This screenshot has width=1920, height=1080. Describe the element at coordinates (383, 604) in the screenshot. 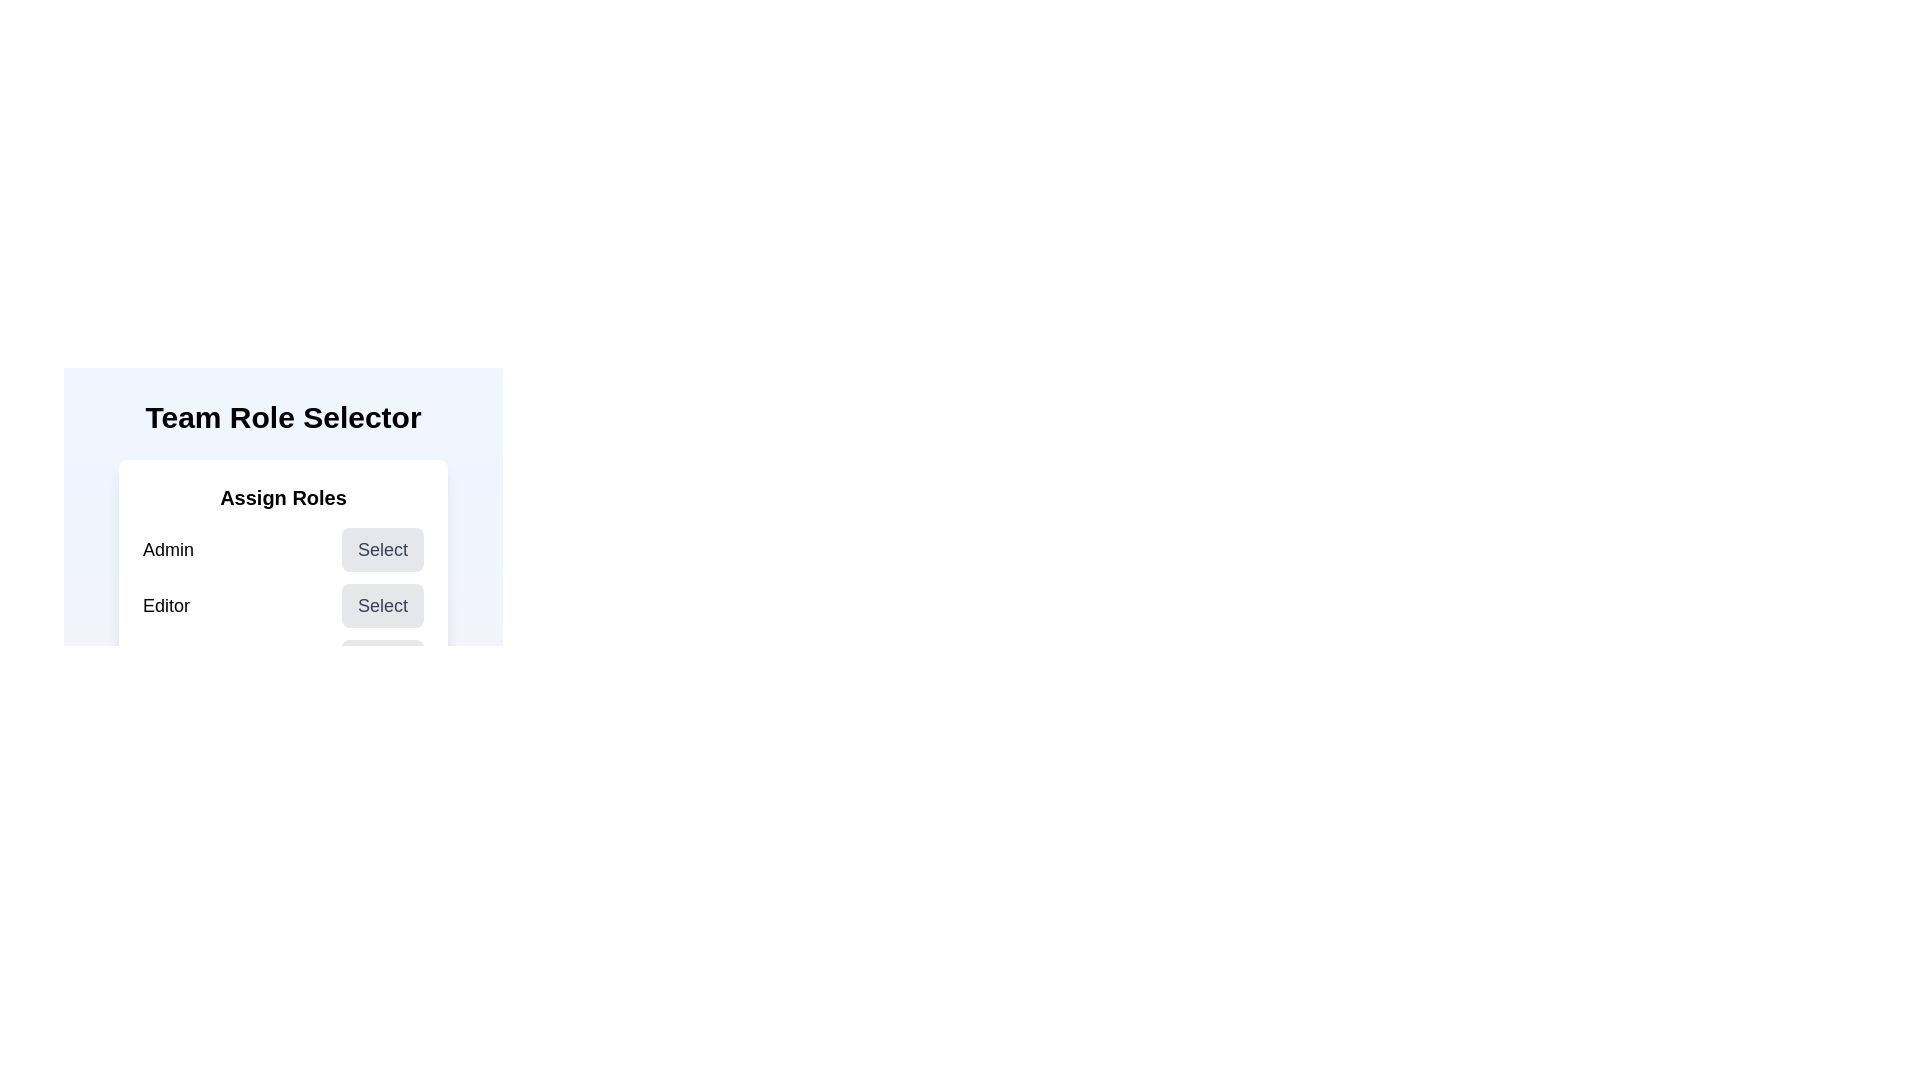

I see `'Select' button next to the role Editor` at that location.